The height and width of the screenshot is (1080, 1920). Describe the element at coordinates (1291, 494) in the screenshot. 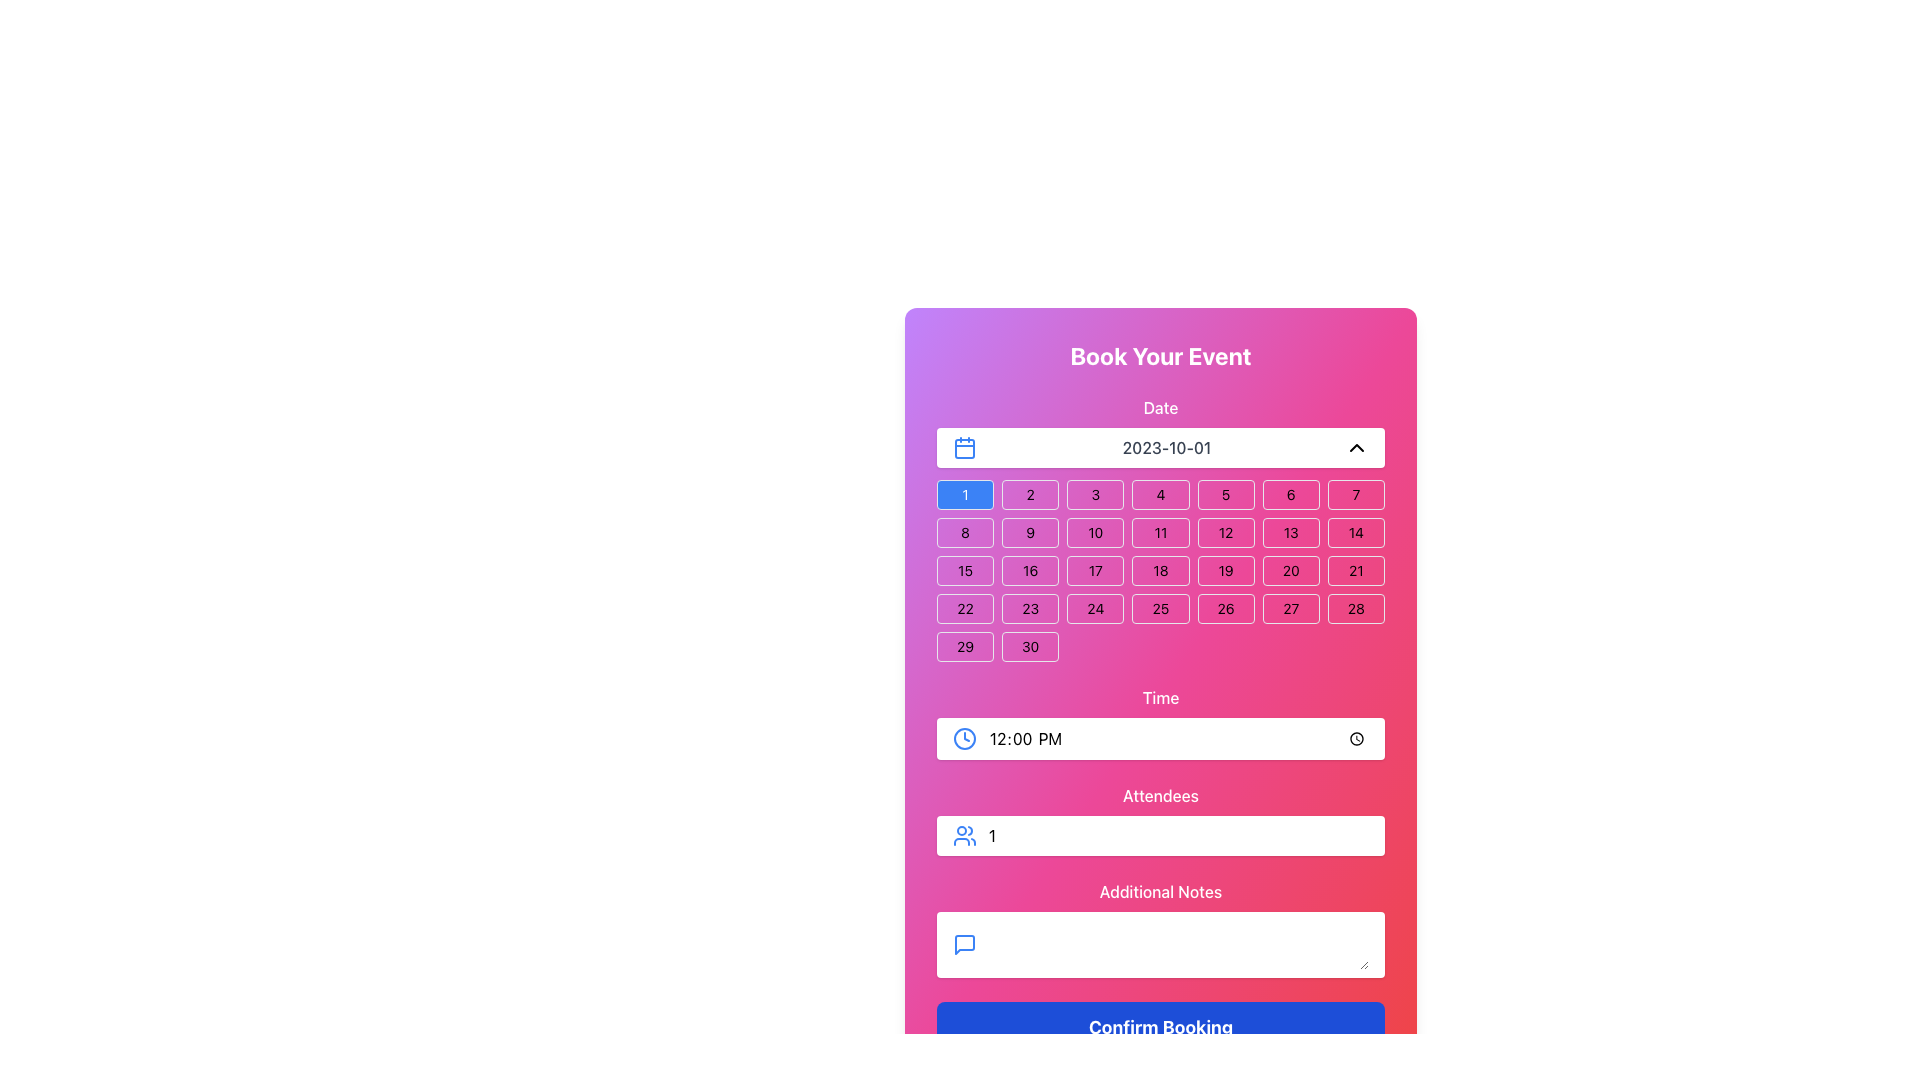

I see `the button representing the day '6' in the calendar interface` at that location.